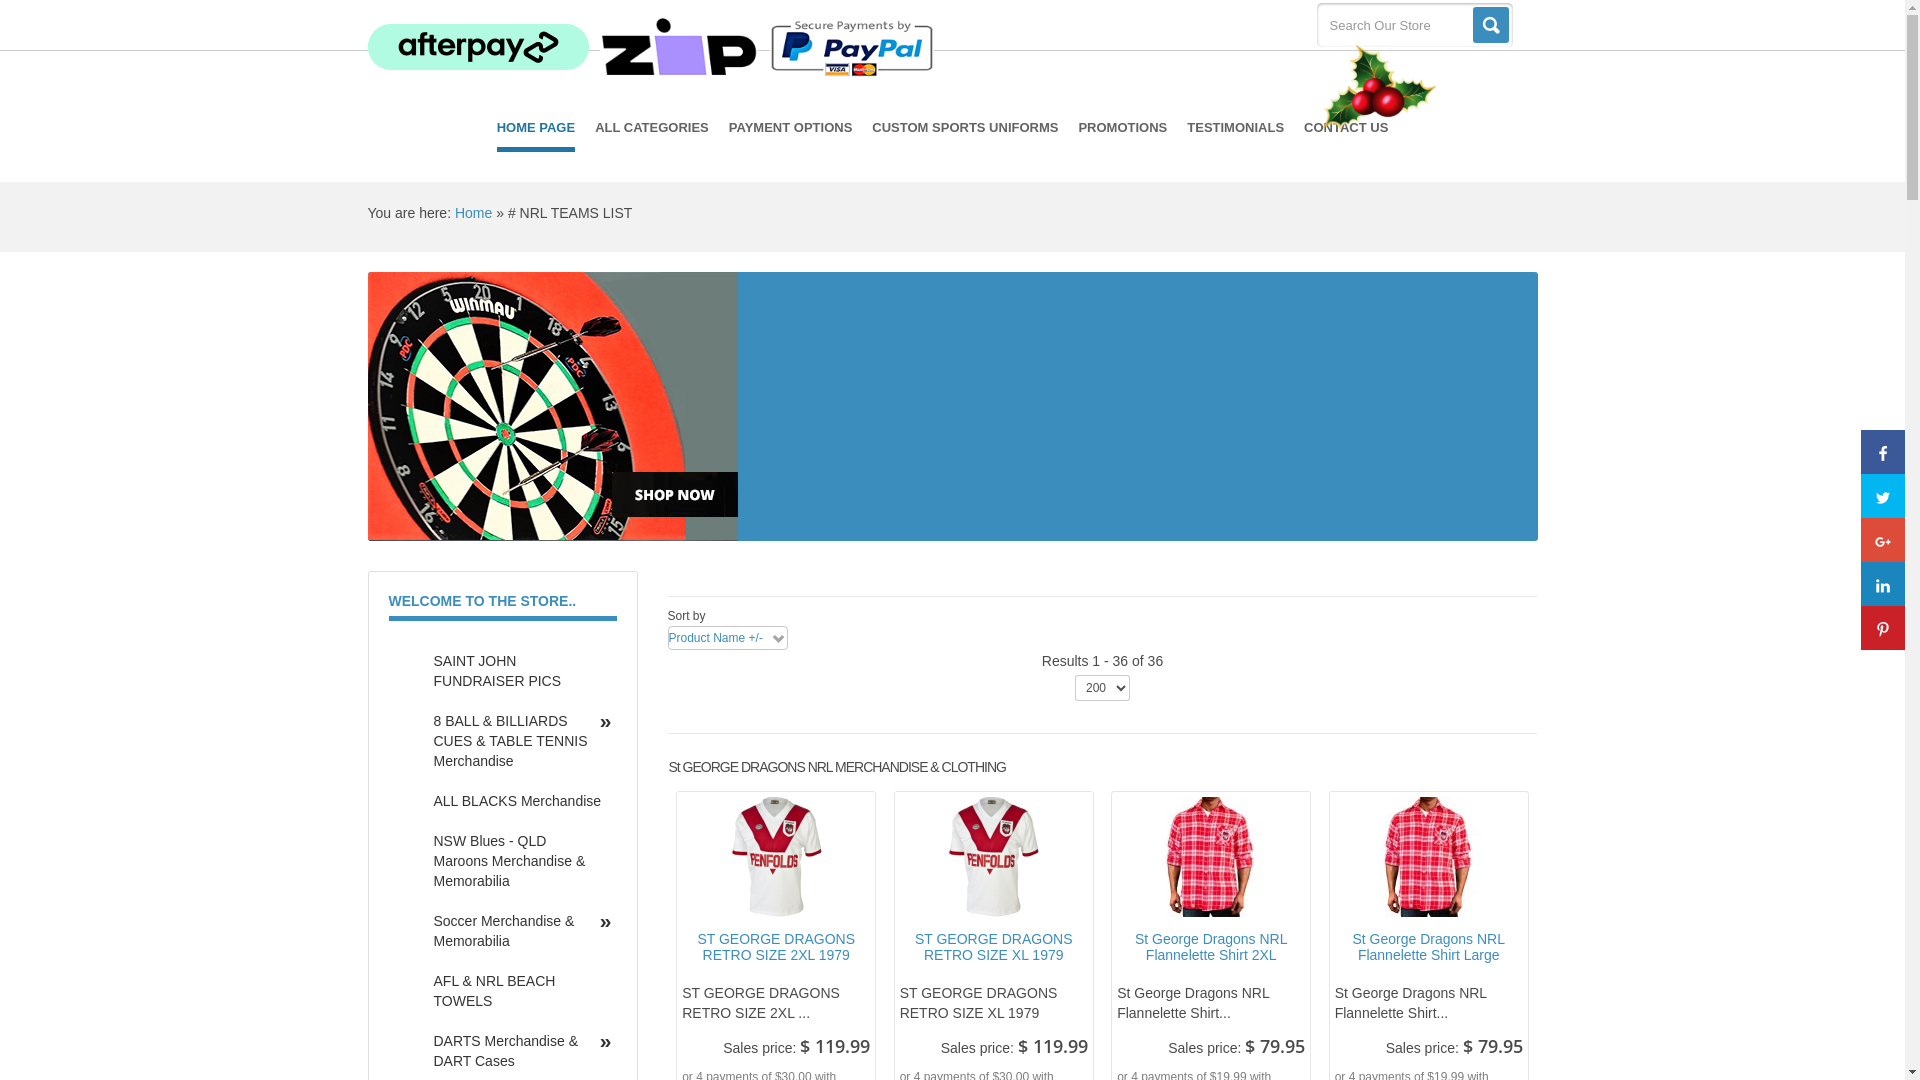 The image size is (1920, 1080). What do you see at coordinates (1345, 127) in the screenshot?
I see `'CONTACT US'` at bounding box center [1345, 127].